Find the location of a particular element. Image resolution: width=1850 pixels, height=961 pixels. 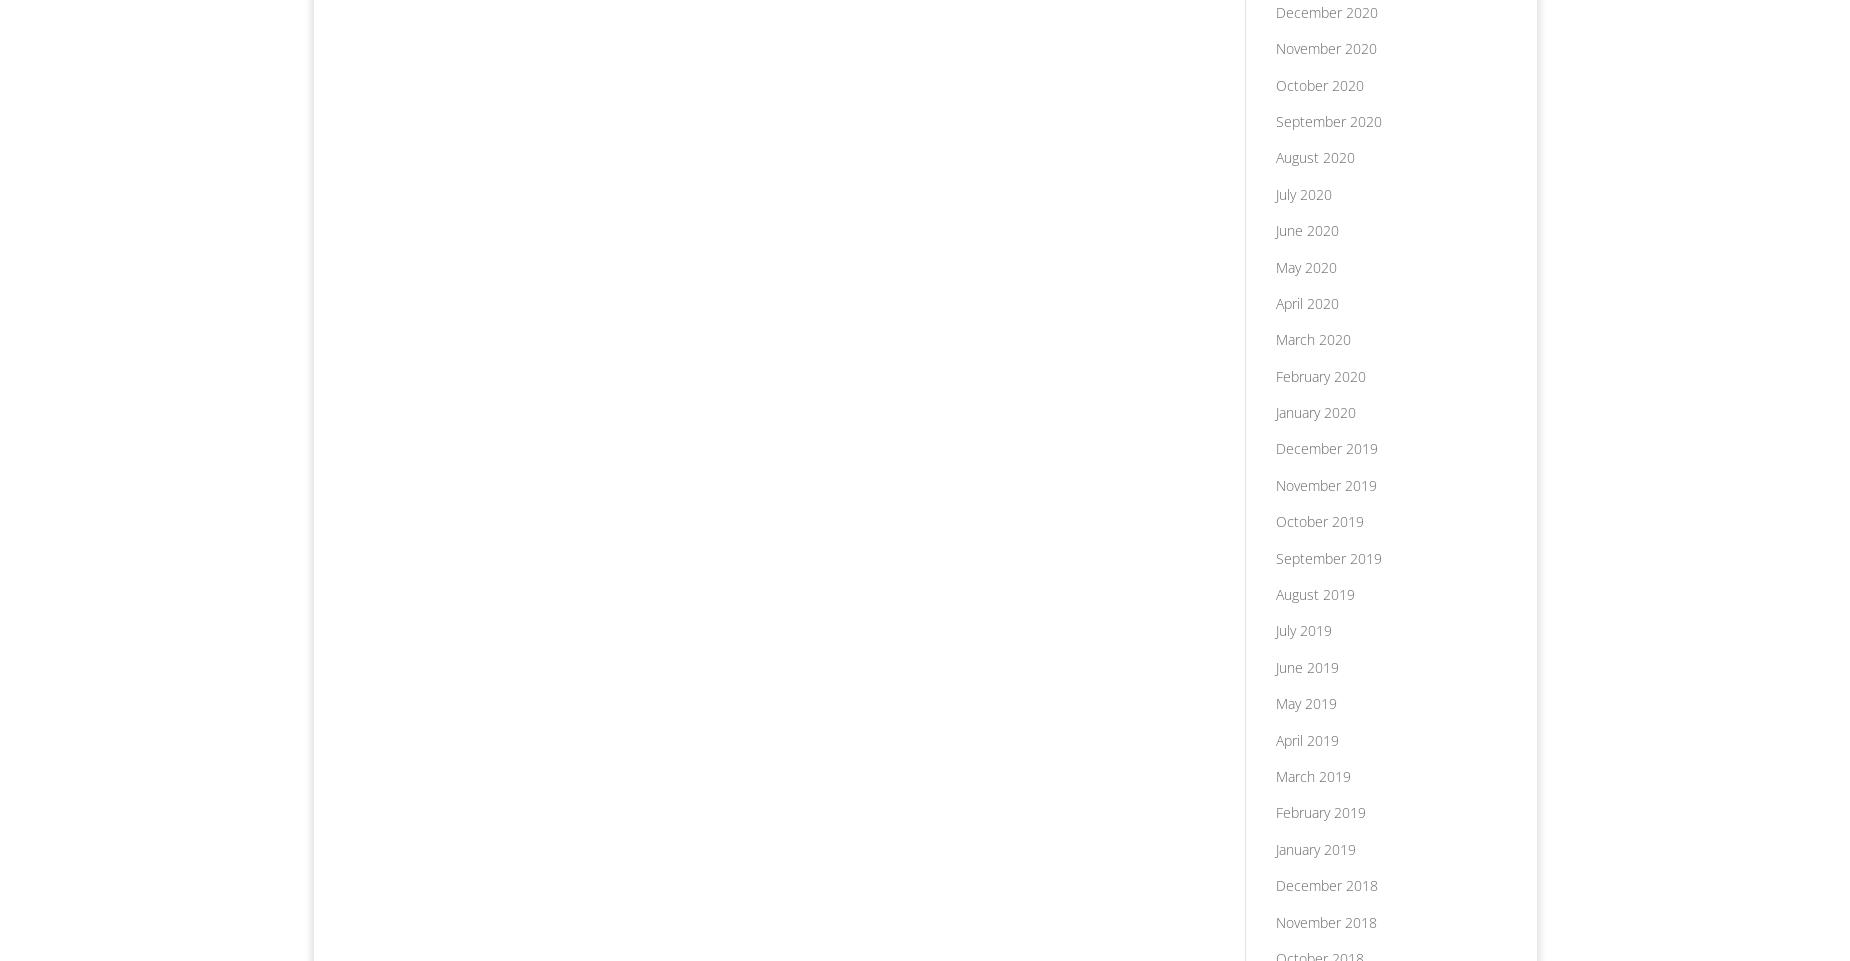

'April 2019' is located at coordinates (1305, 739).